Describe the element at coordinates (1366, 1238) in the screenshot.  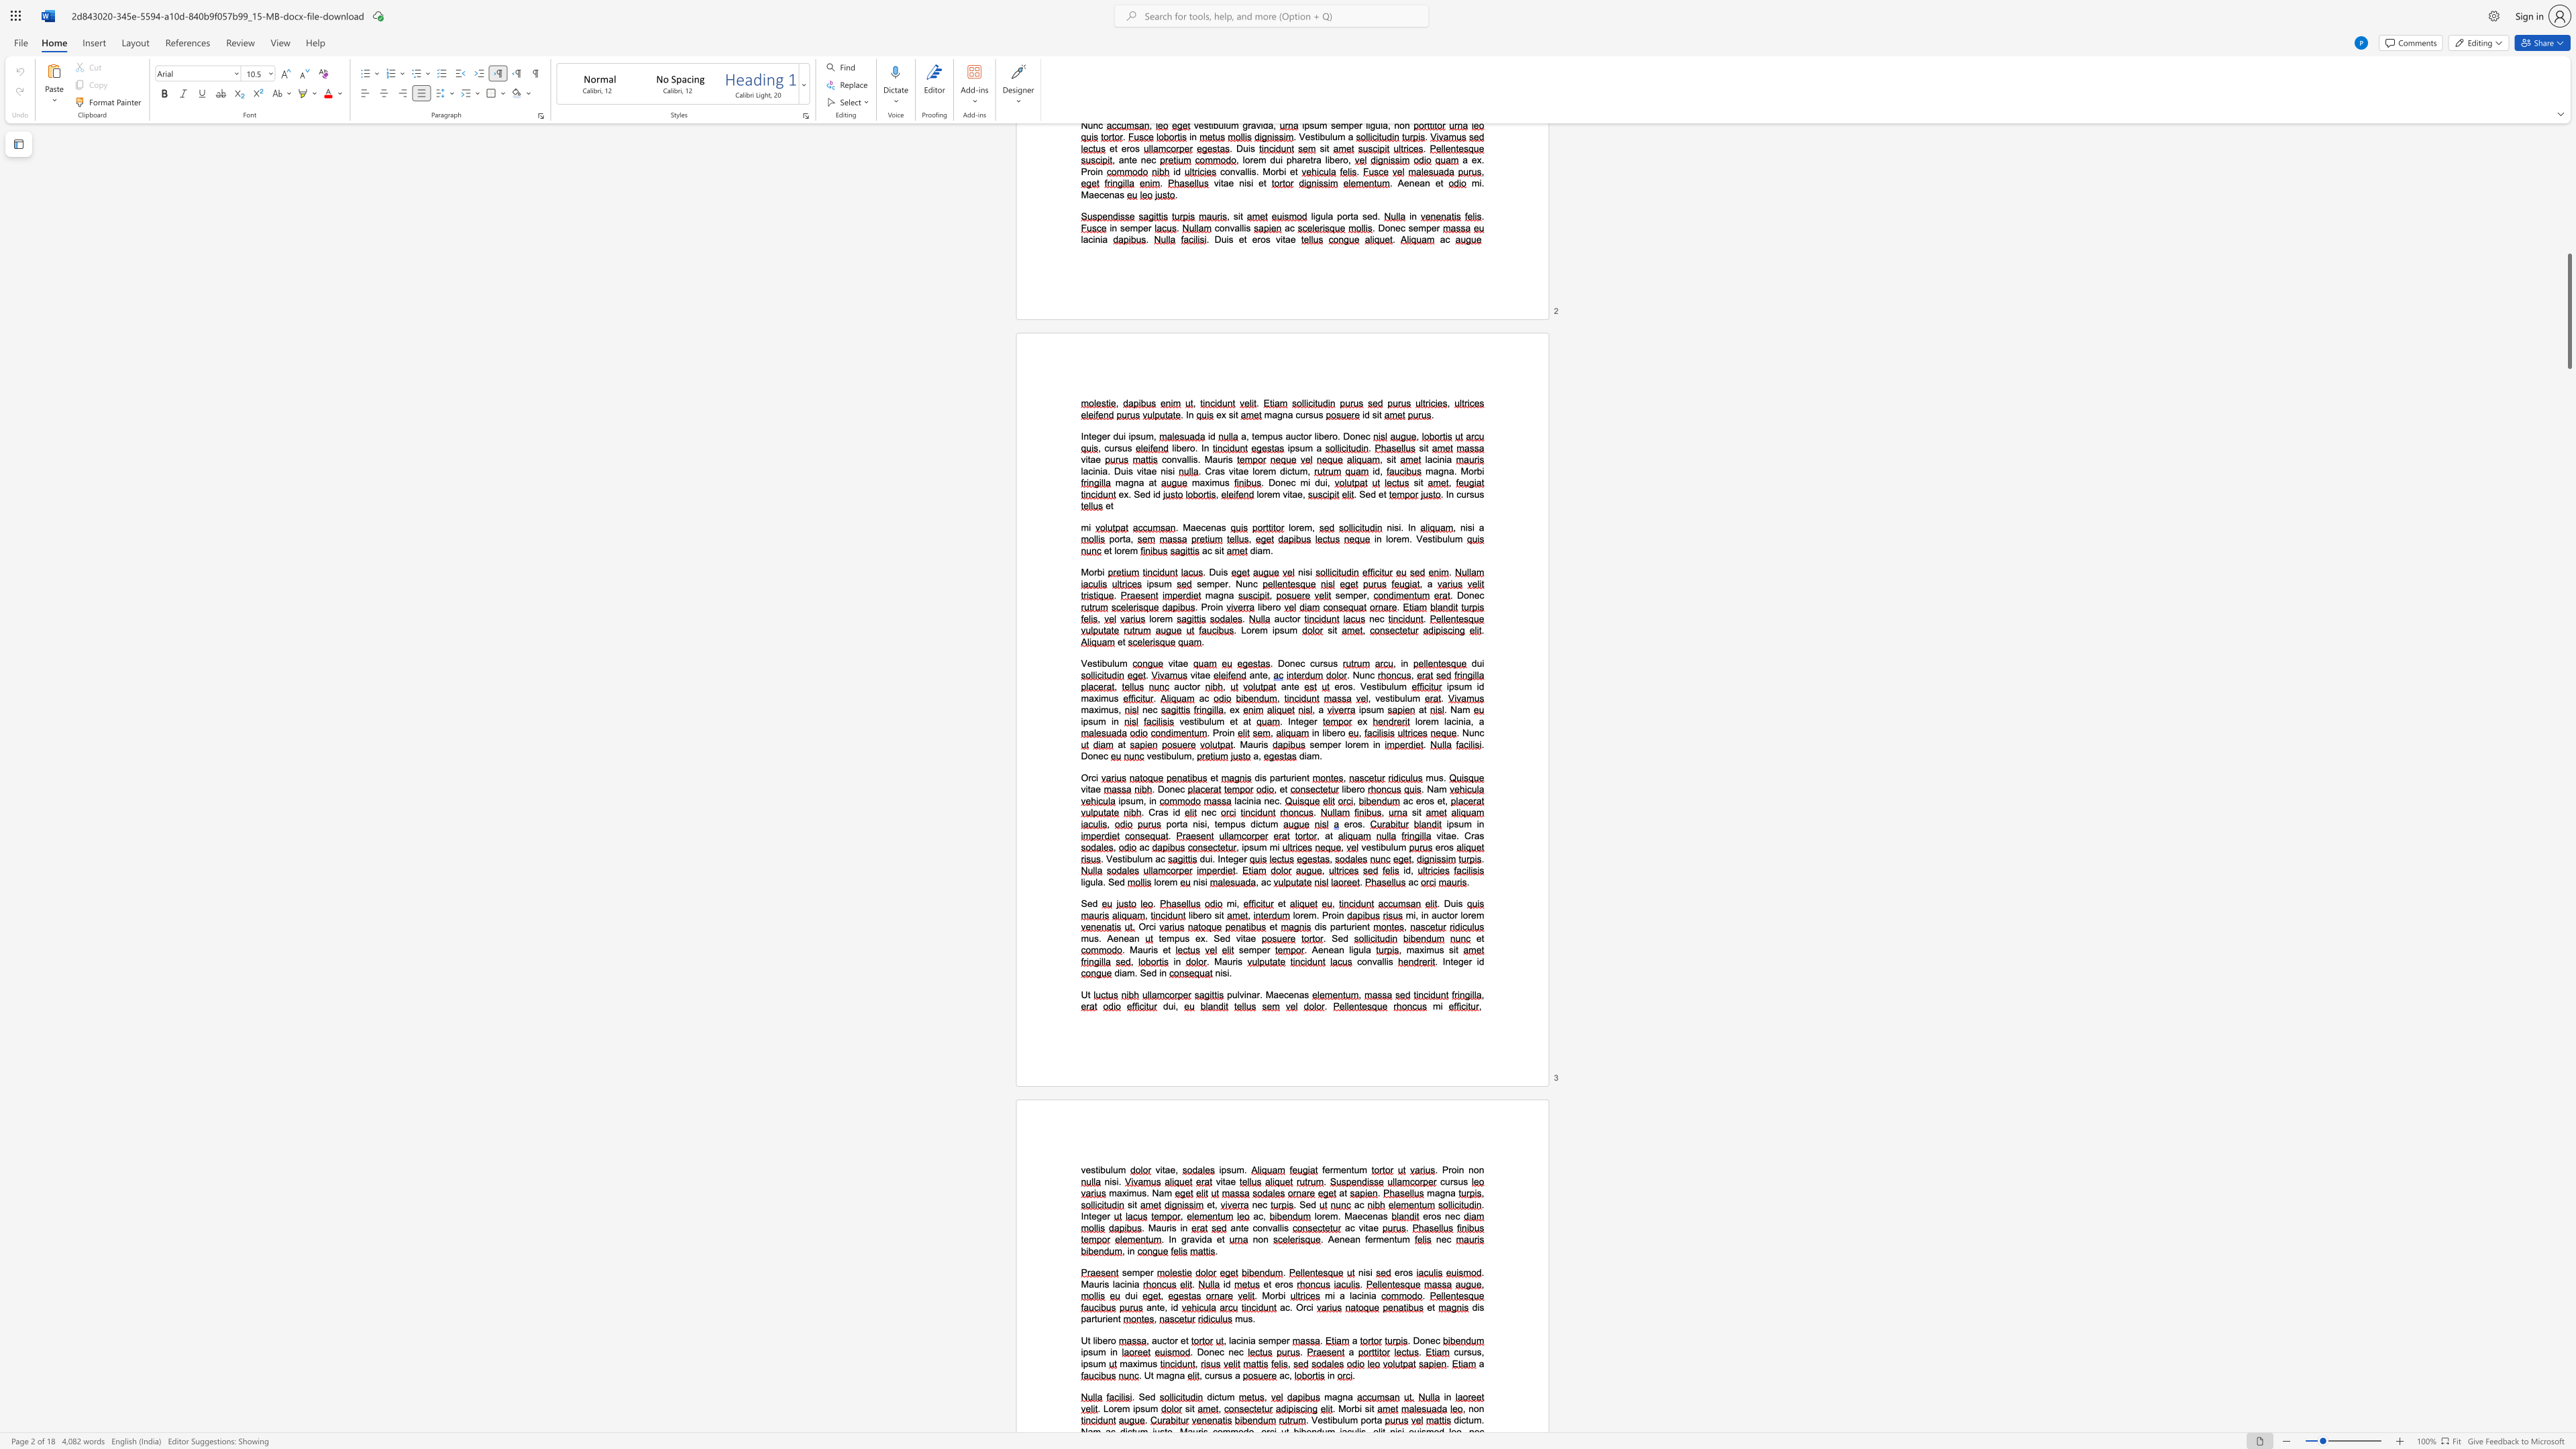
I see `the space between the continuous character "f" and "e" in the text` at that location.